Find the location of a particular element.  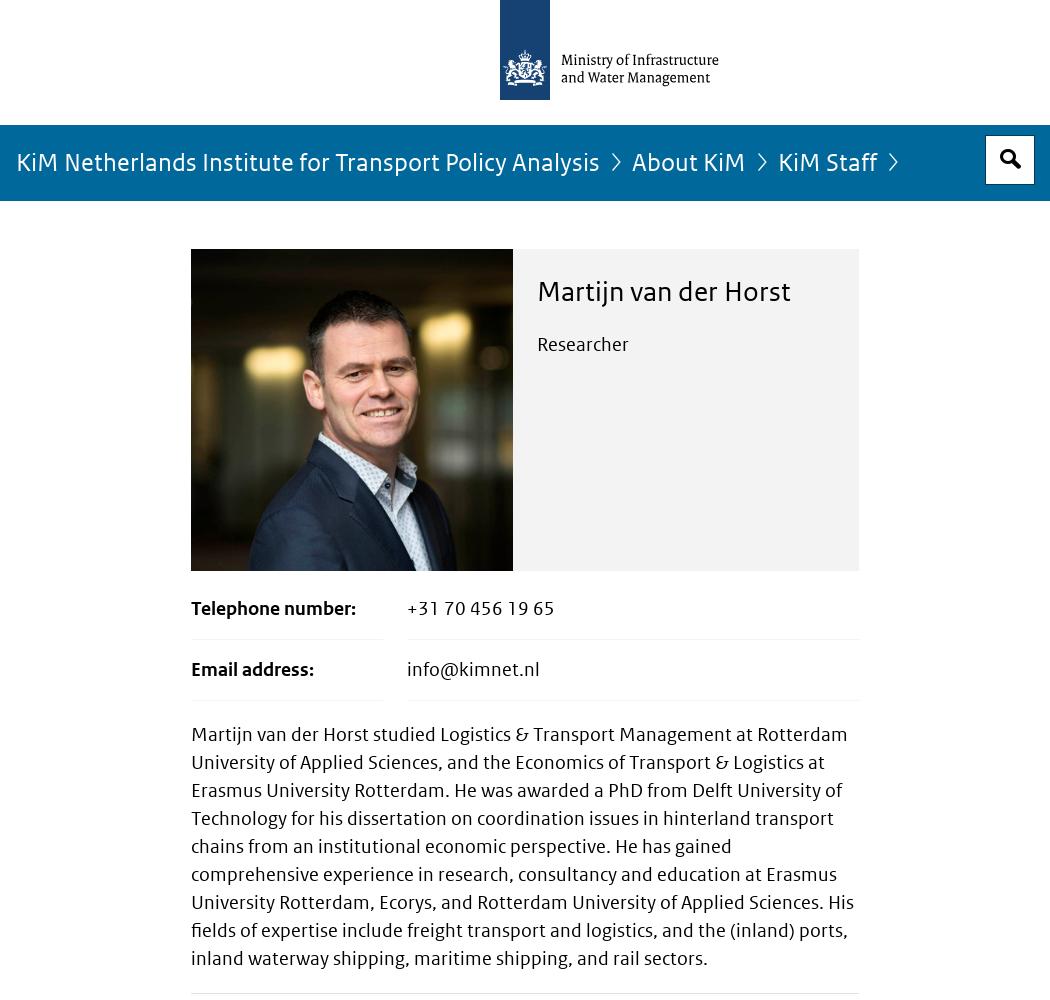

'About KiM' is located at coordinates (689, 163).